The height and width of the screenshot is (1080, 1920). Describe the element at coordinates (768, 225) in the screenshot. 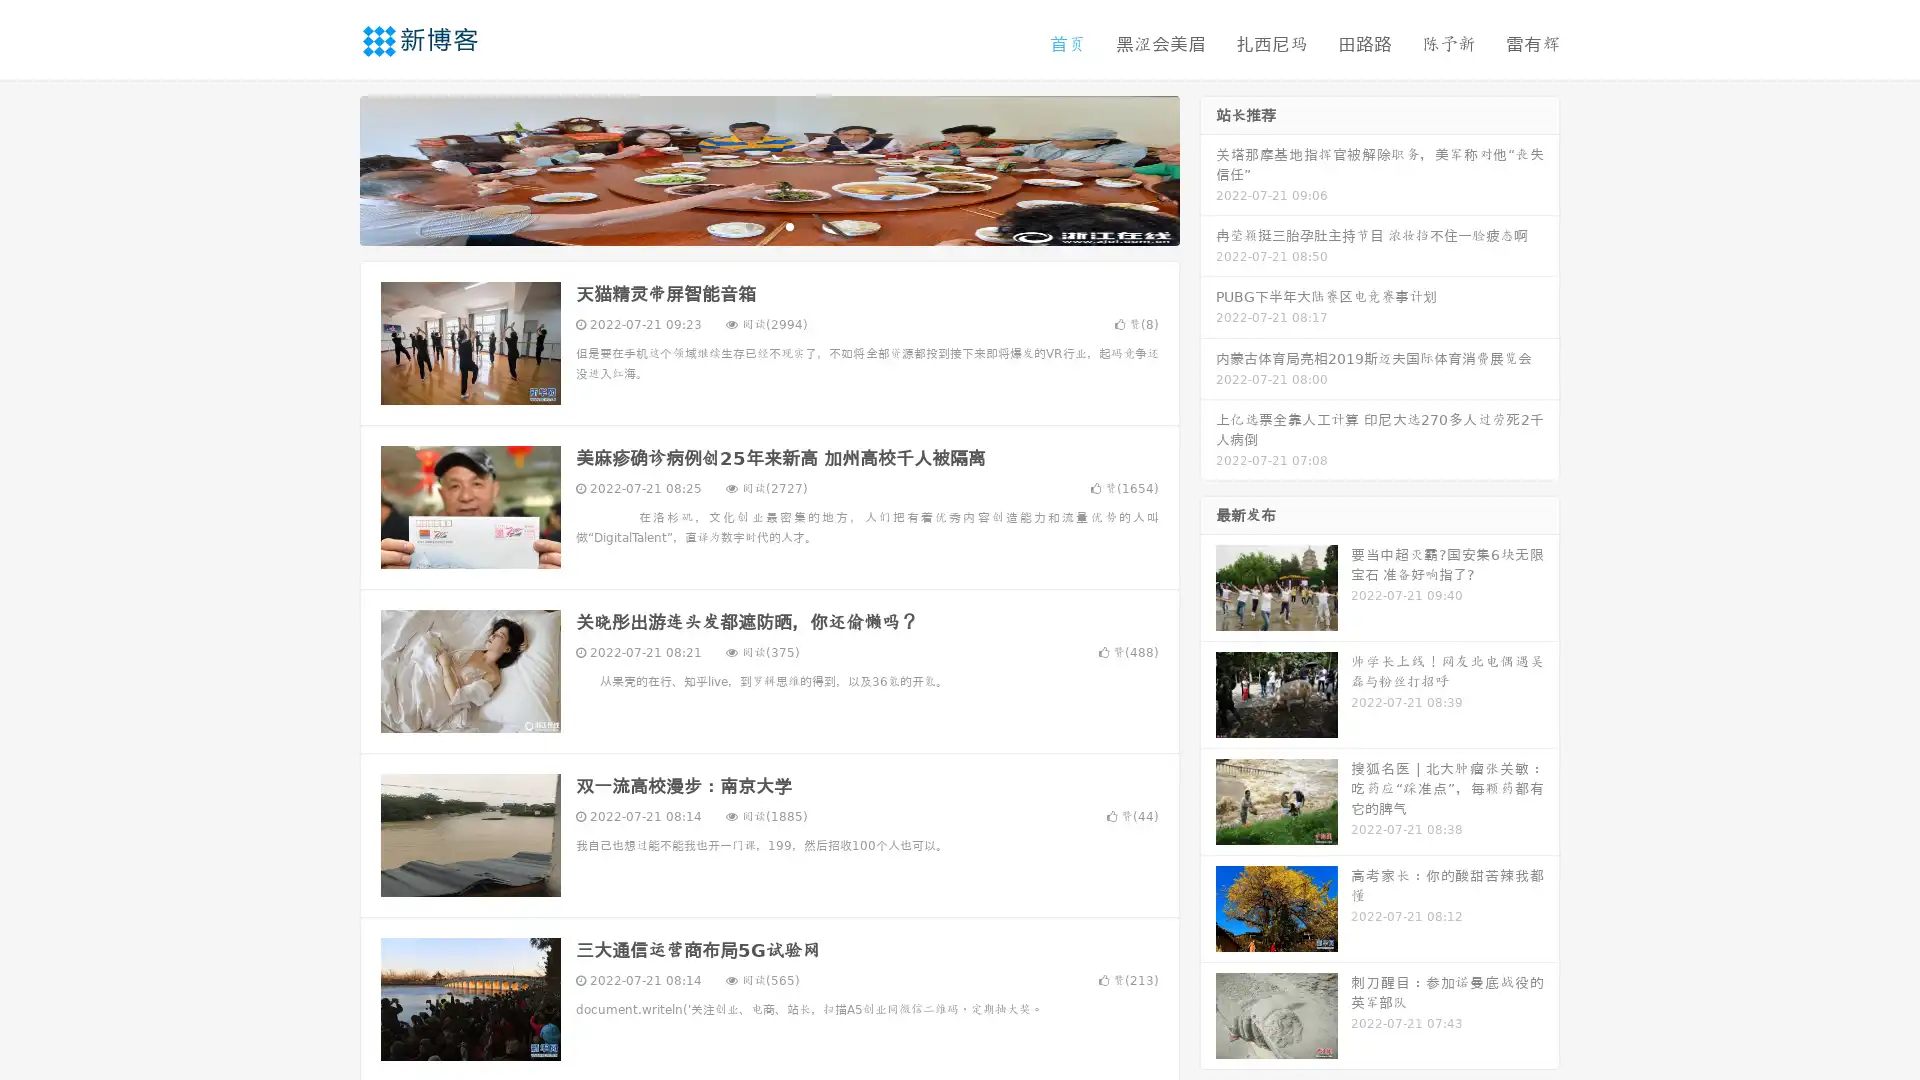

I see `Go to slide 2` at that location.